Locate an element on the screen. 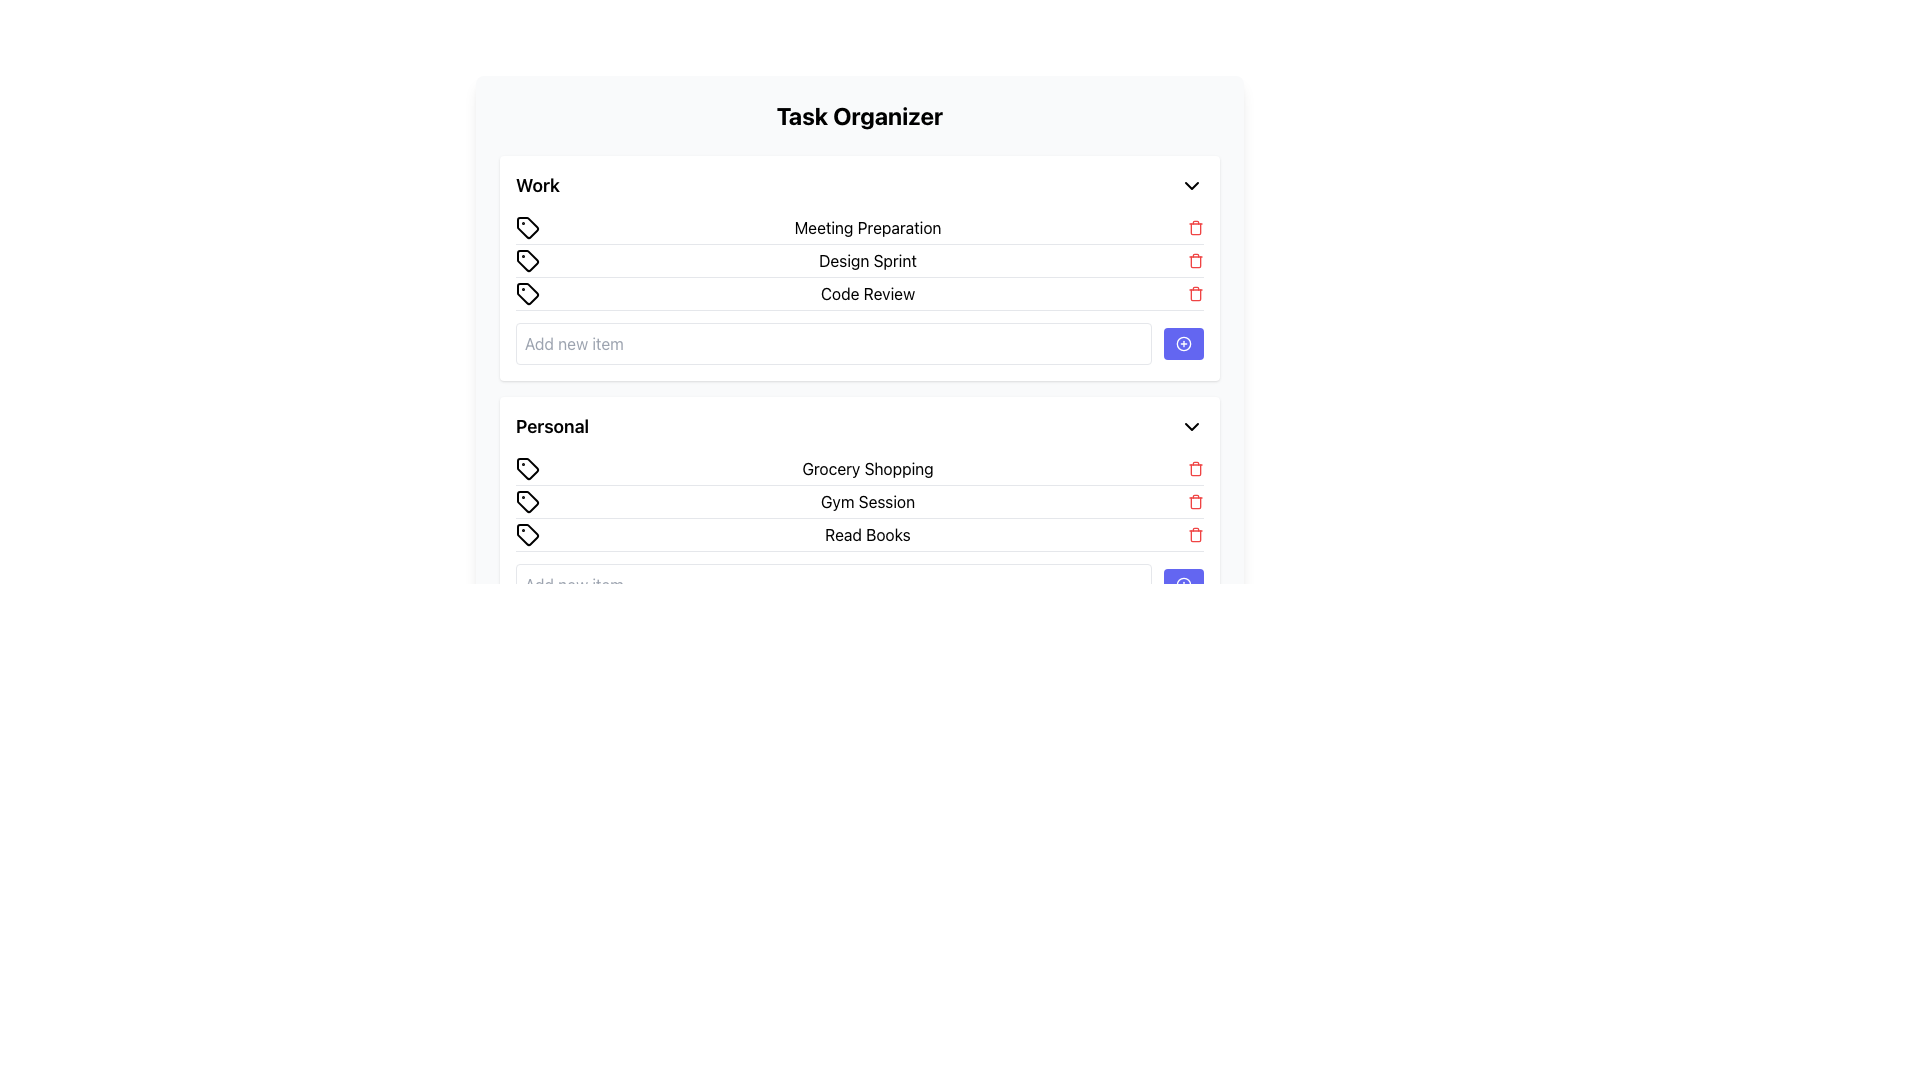 This screenshot has height=1080, width=1920. on the text label displaying the name or title of a task in the third row of the 'Work' task list, located between a tag icon and a red delete icon is located at coordinates (868, 293).